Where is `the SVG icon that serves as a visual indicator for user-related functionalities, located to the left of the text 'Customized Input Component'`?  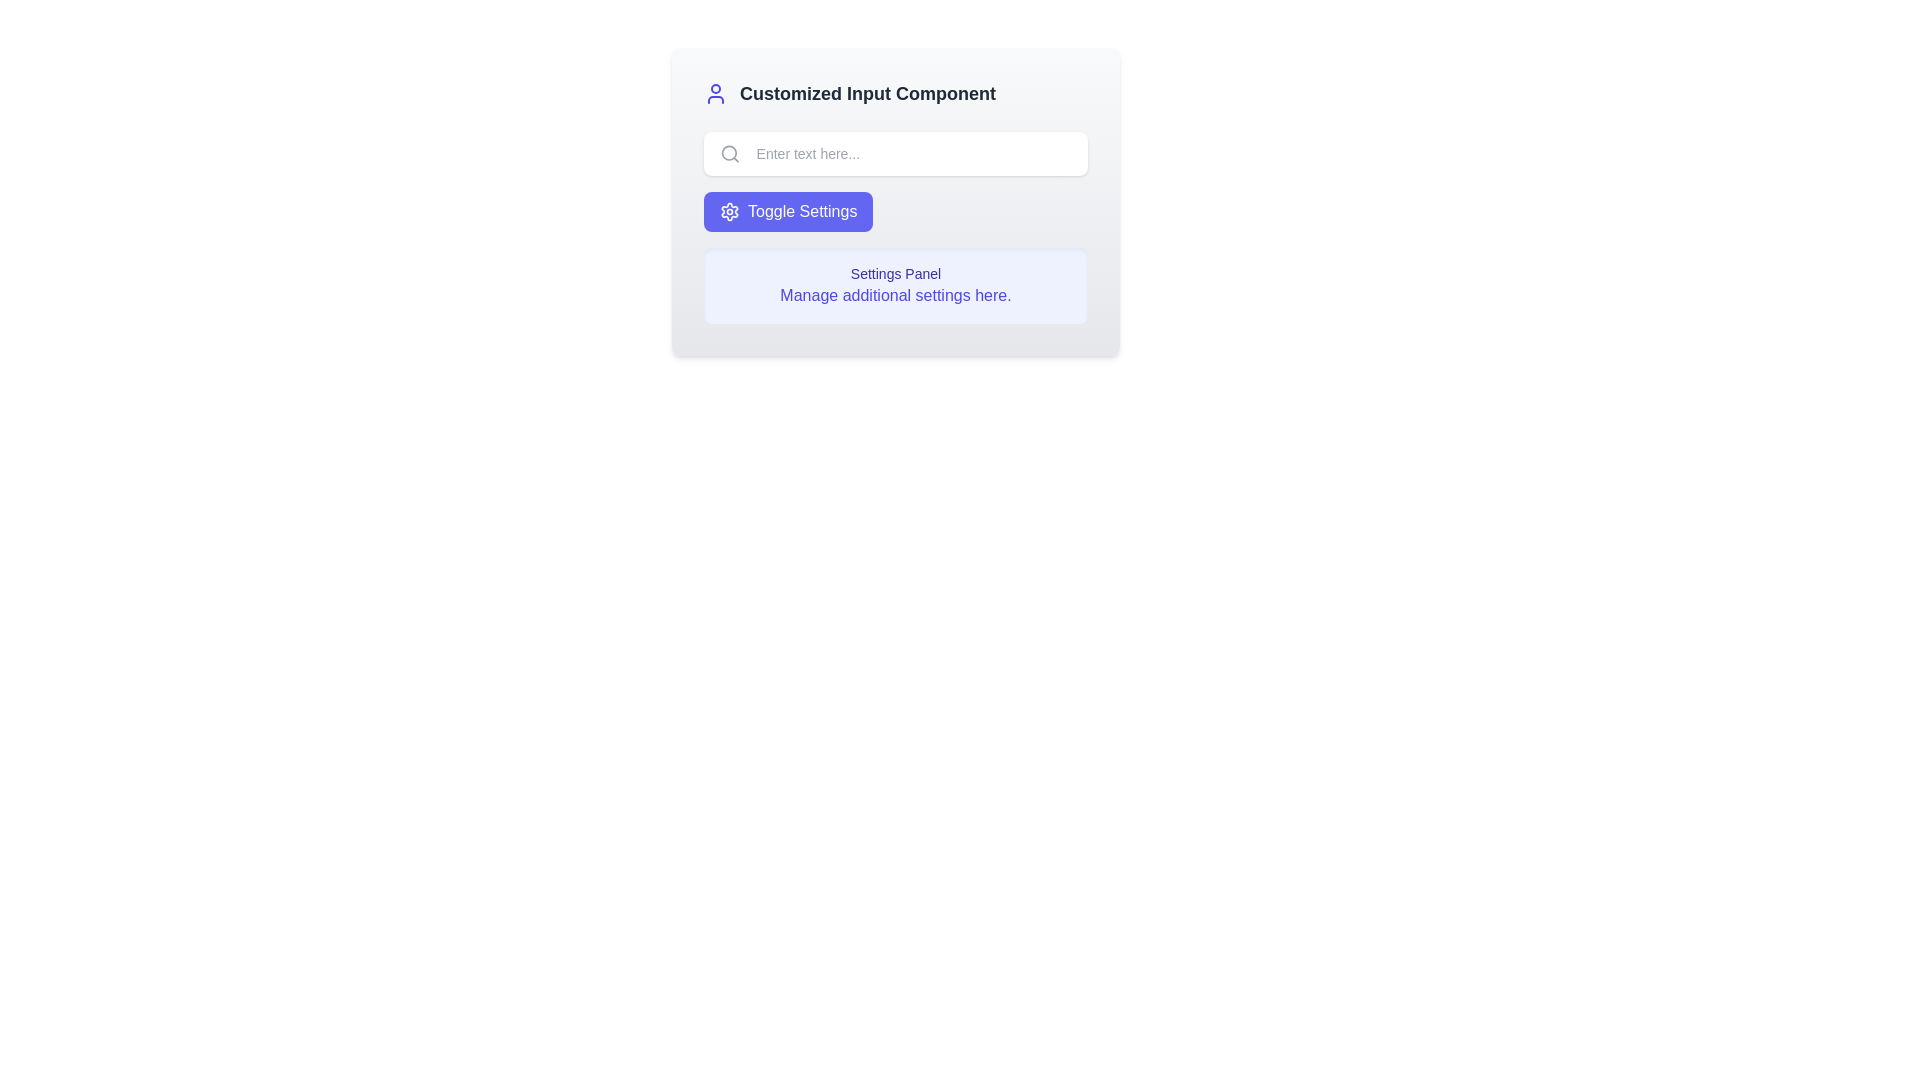 the SVG icon that serves as a visual indicator for user-related functionalities, located to the left of the text 'Customized Input Component' is located at coordinates (715, 93).